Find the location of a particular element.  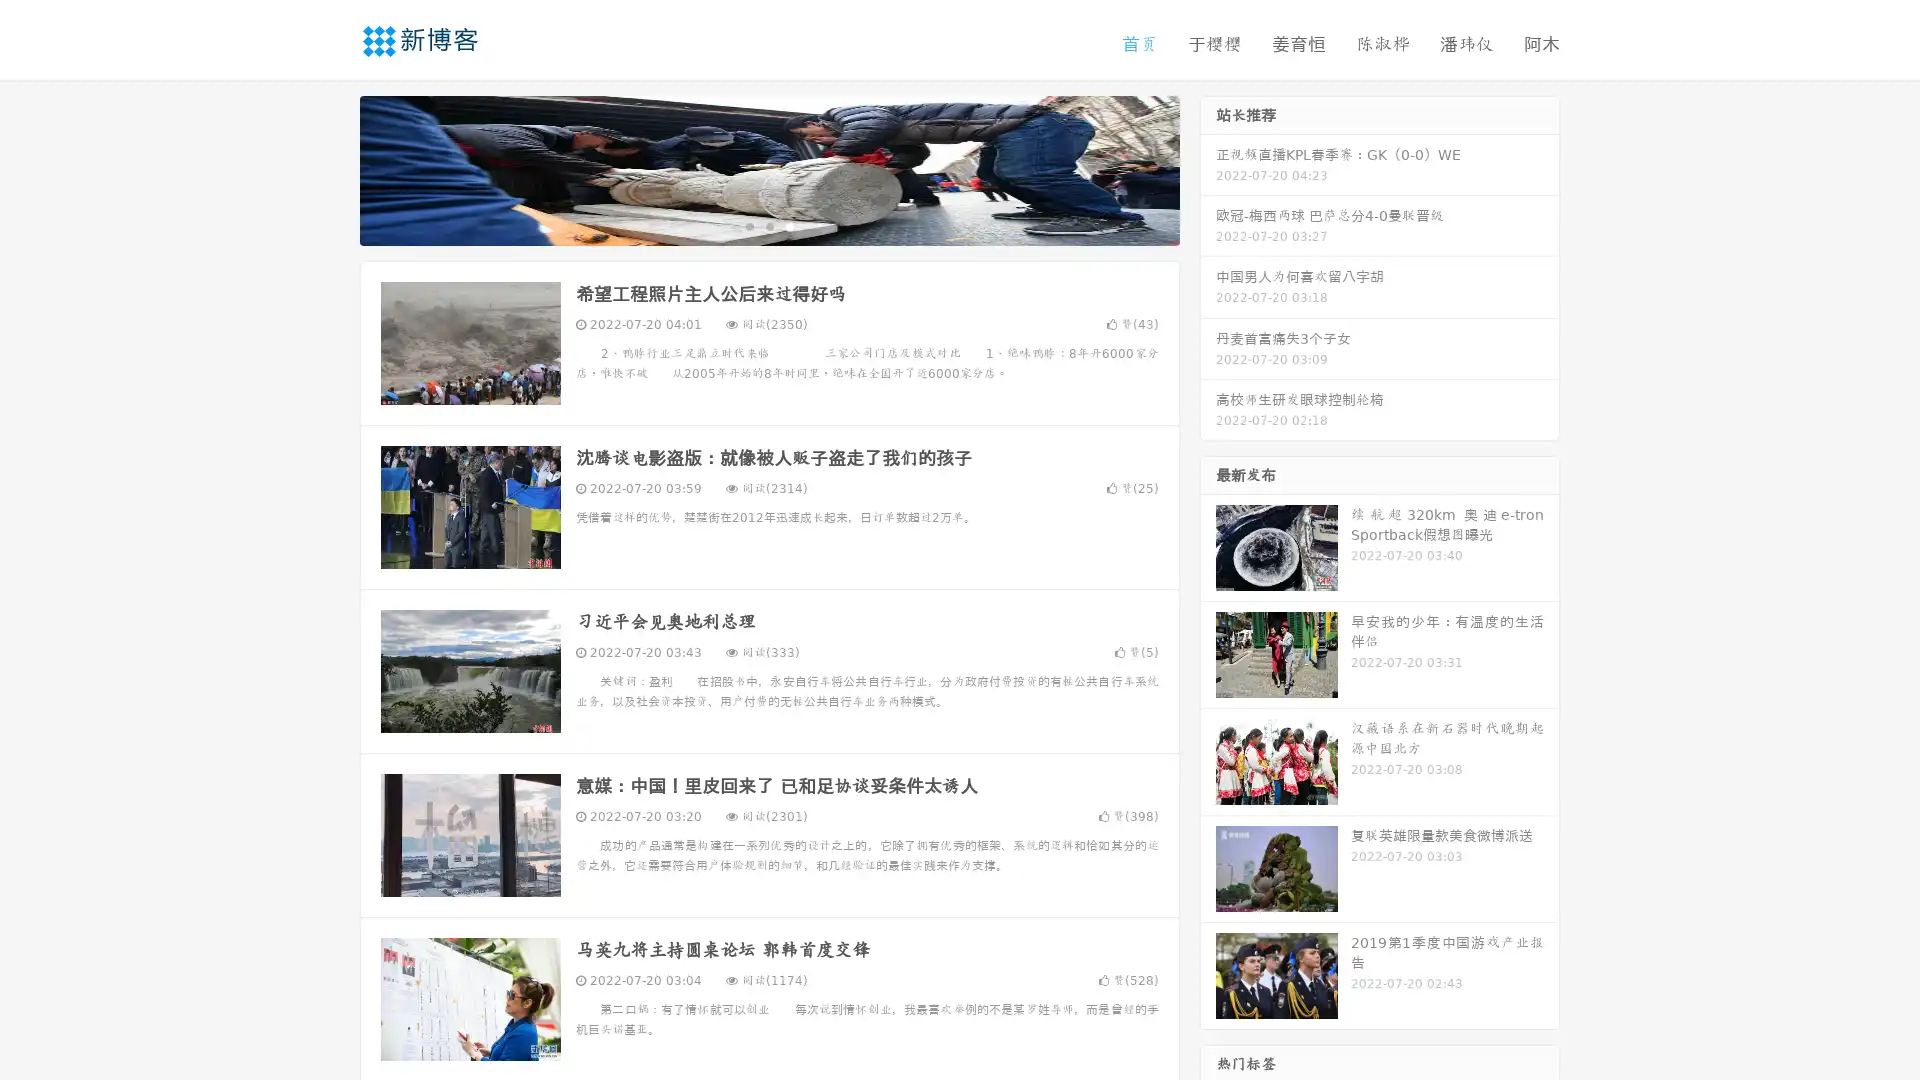

Next slide is located at coordinates (1208, 168).